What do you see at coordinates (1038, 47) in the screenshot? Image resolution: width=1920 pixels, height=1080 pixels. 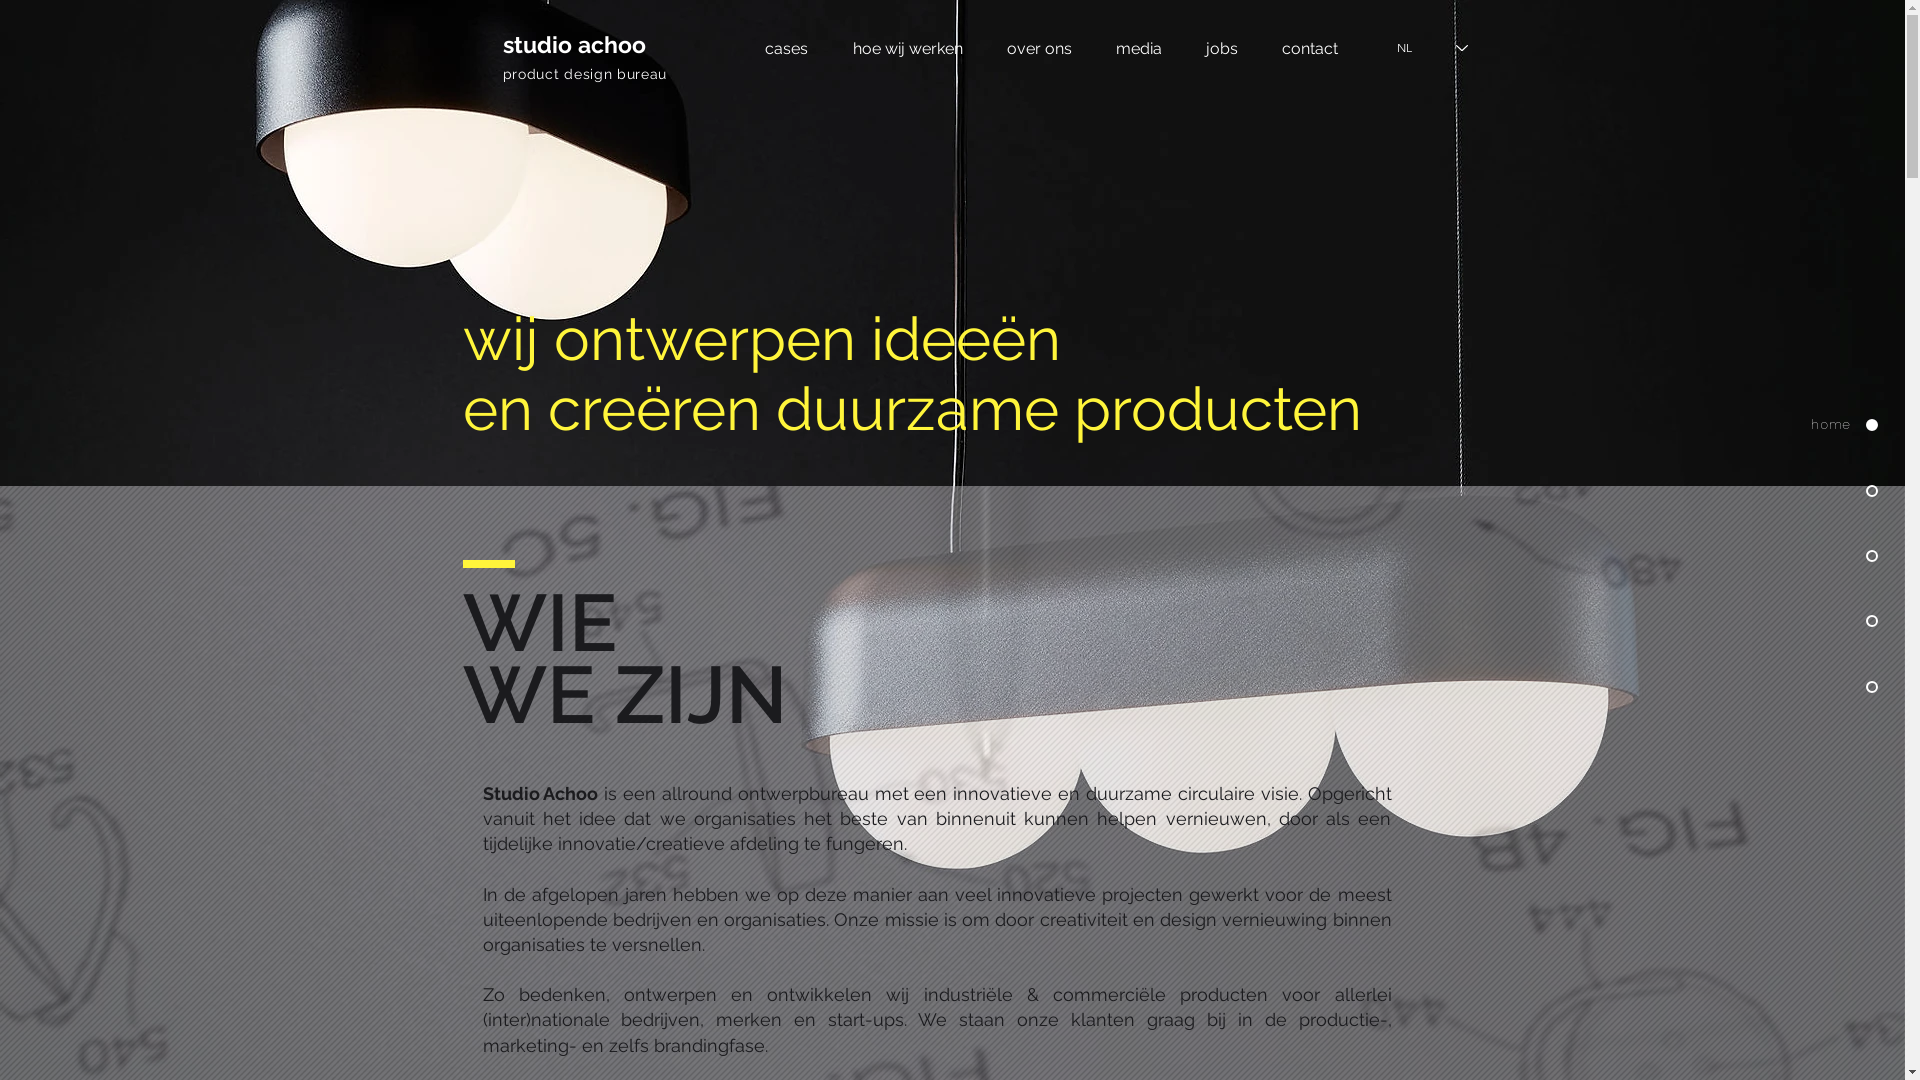 I see `'over ons'` at bounding box center [1038, 47].